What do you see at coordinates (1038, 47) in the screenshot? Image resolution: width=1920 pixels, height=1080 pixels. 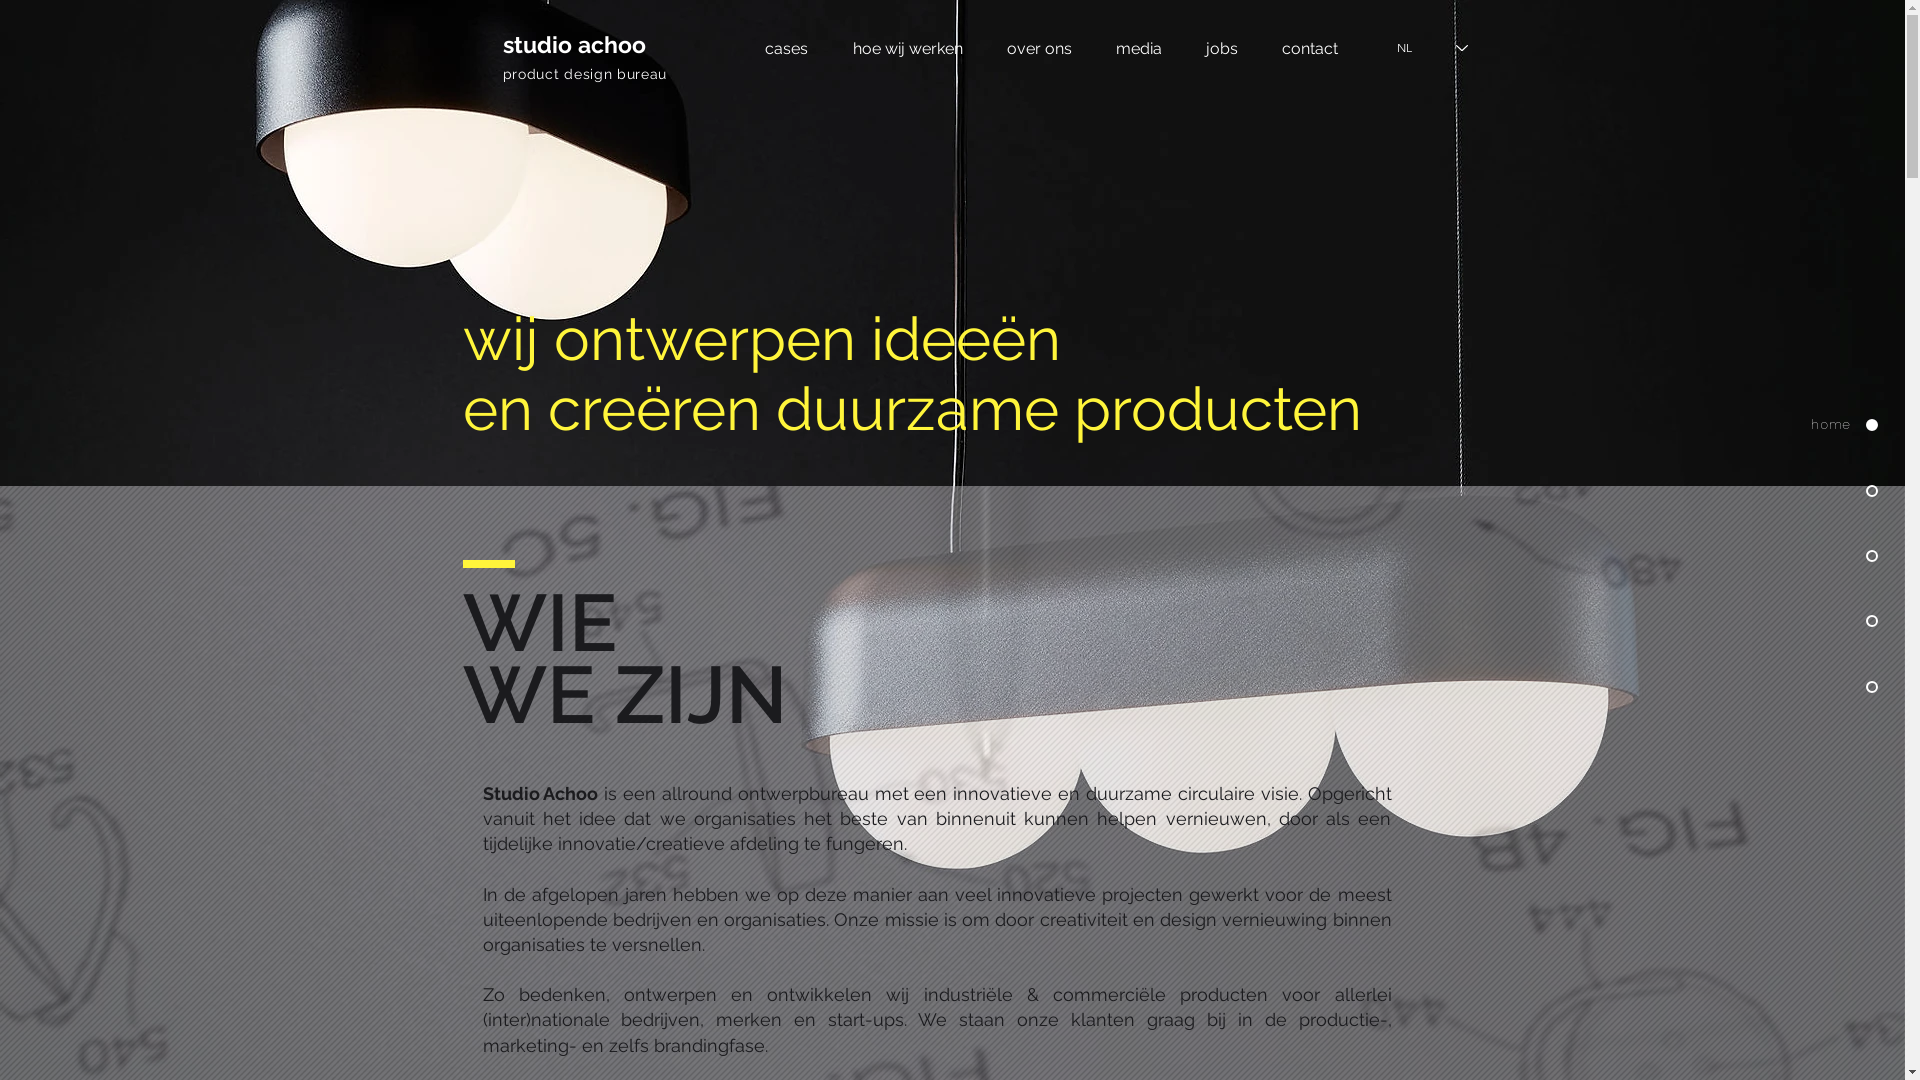 I see `'over ons'` at bounding box center [1038, 47].